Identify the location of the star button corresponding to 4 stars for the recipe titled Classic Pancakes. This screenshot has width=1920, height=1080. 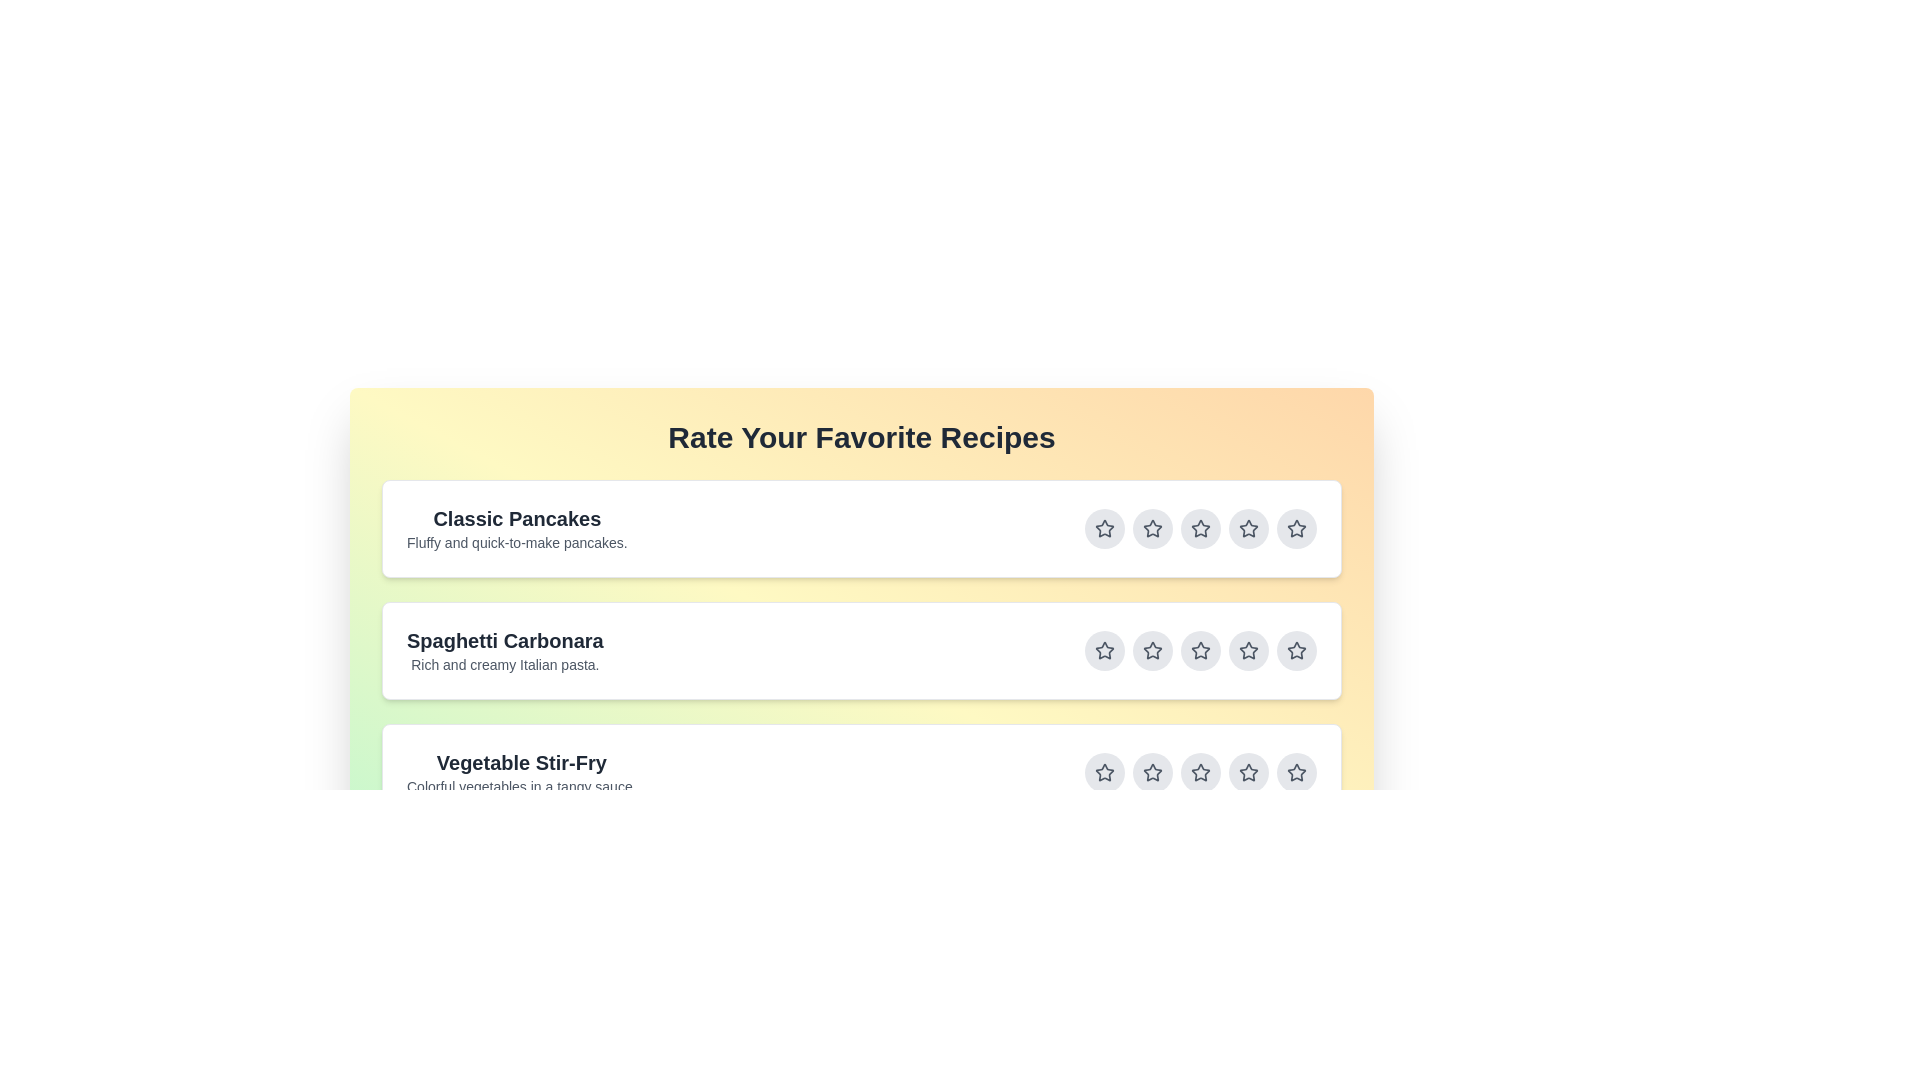
(1247, 527).